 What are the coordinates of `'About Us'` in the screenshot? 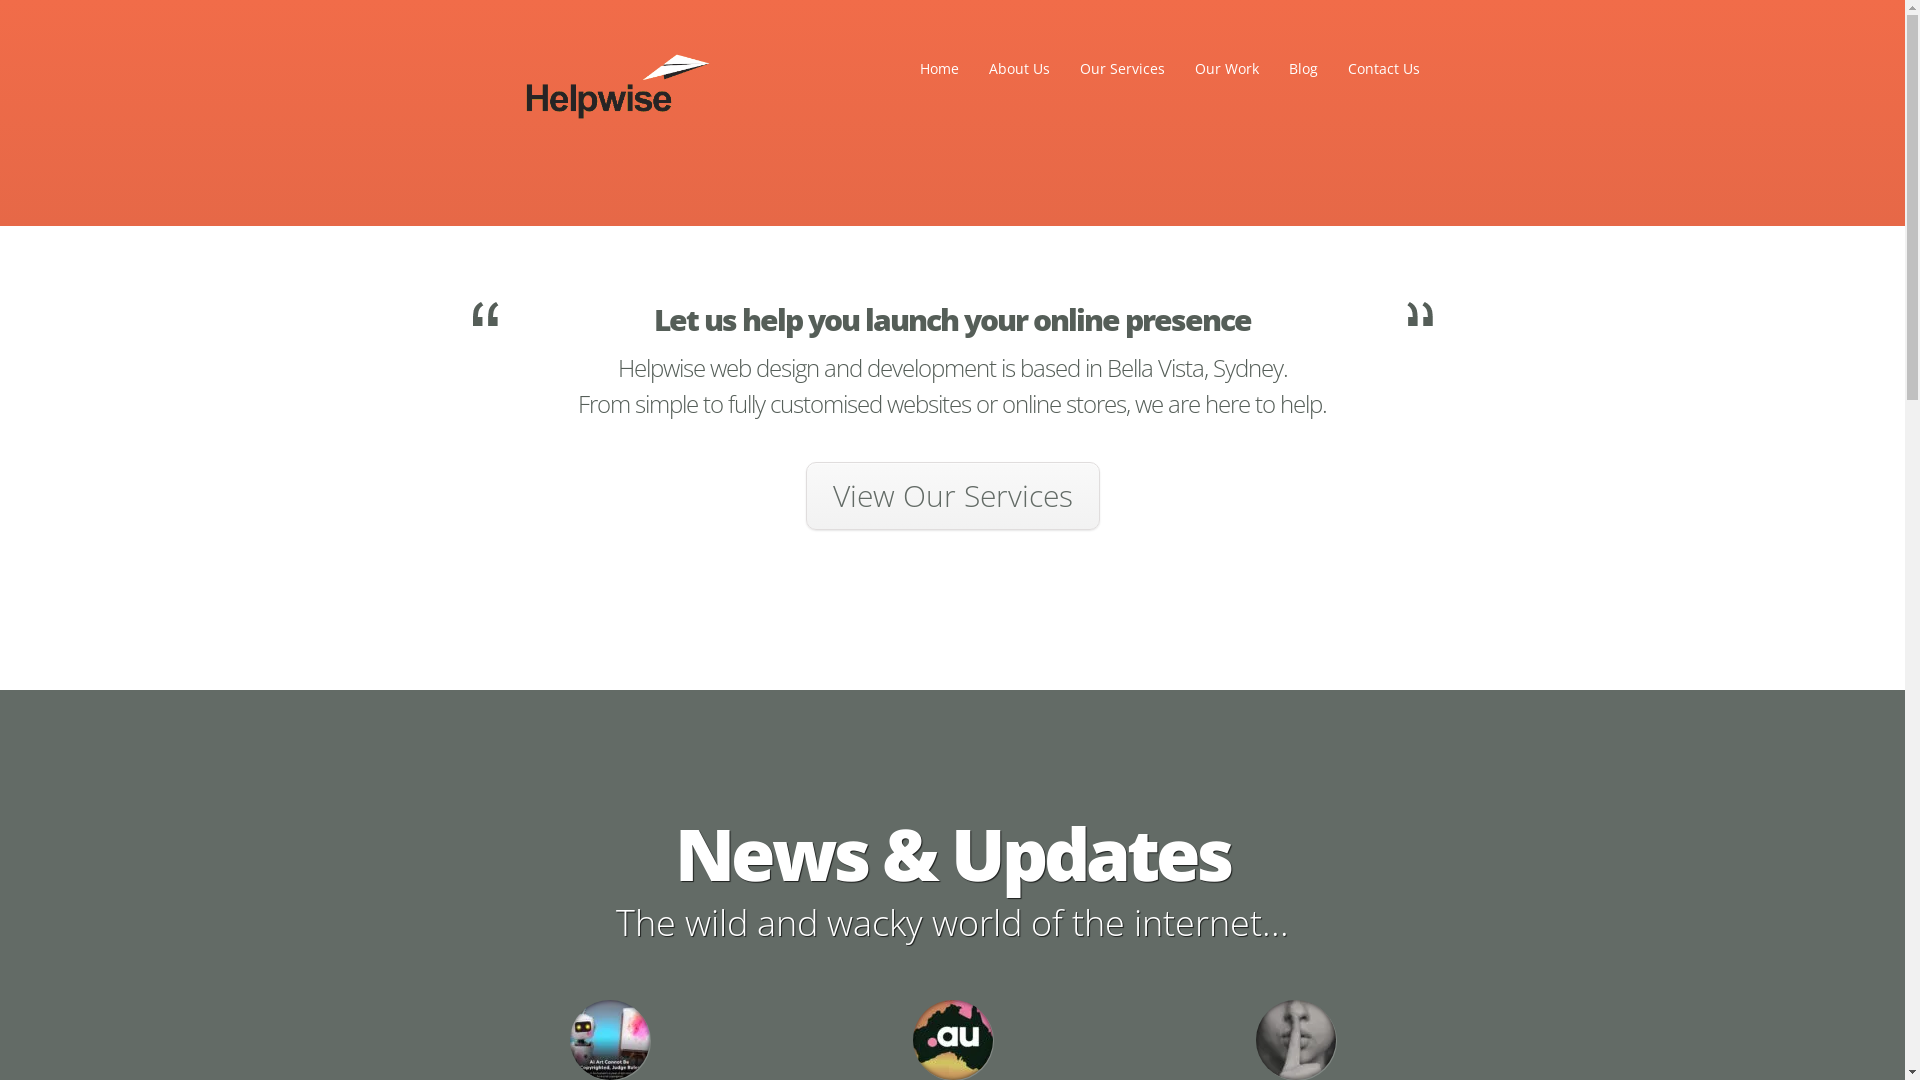 It's located at (1019, 68).